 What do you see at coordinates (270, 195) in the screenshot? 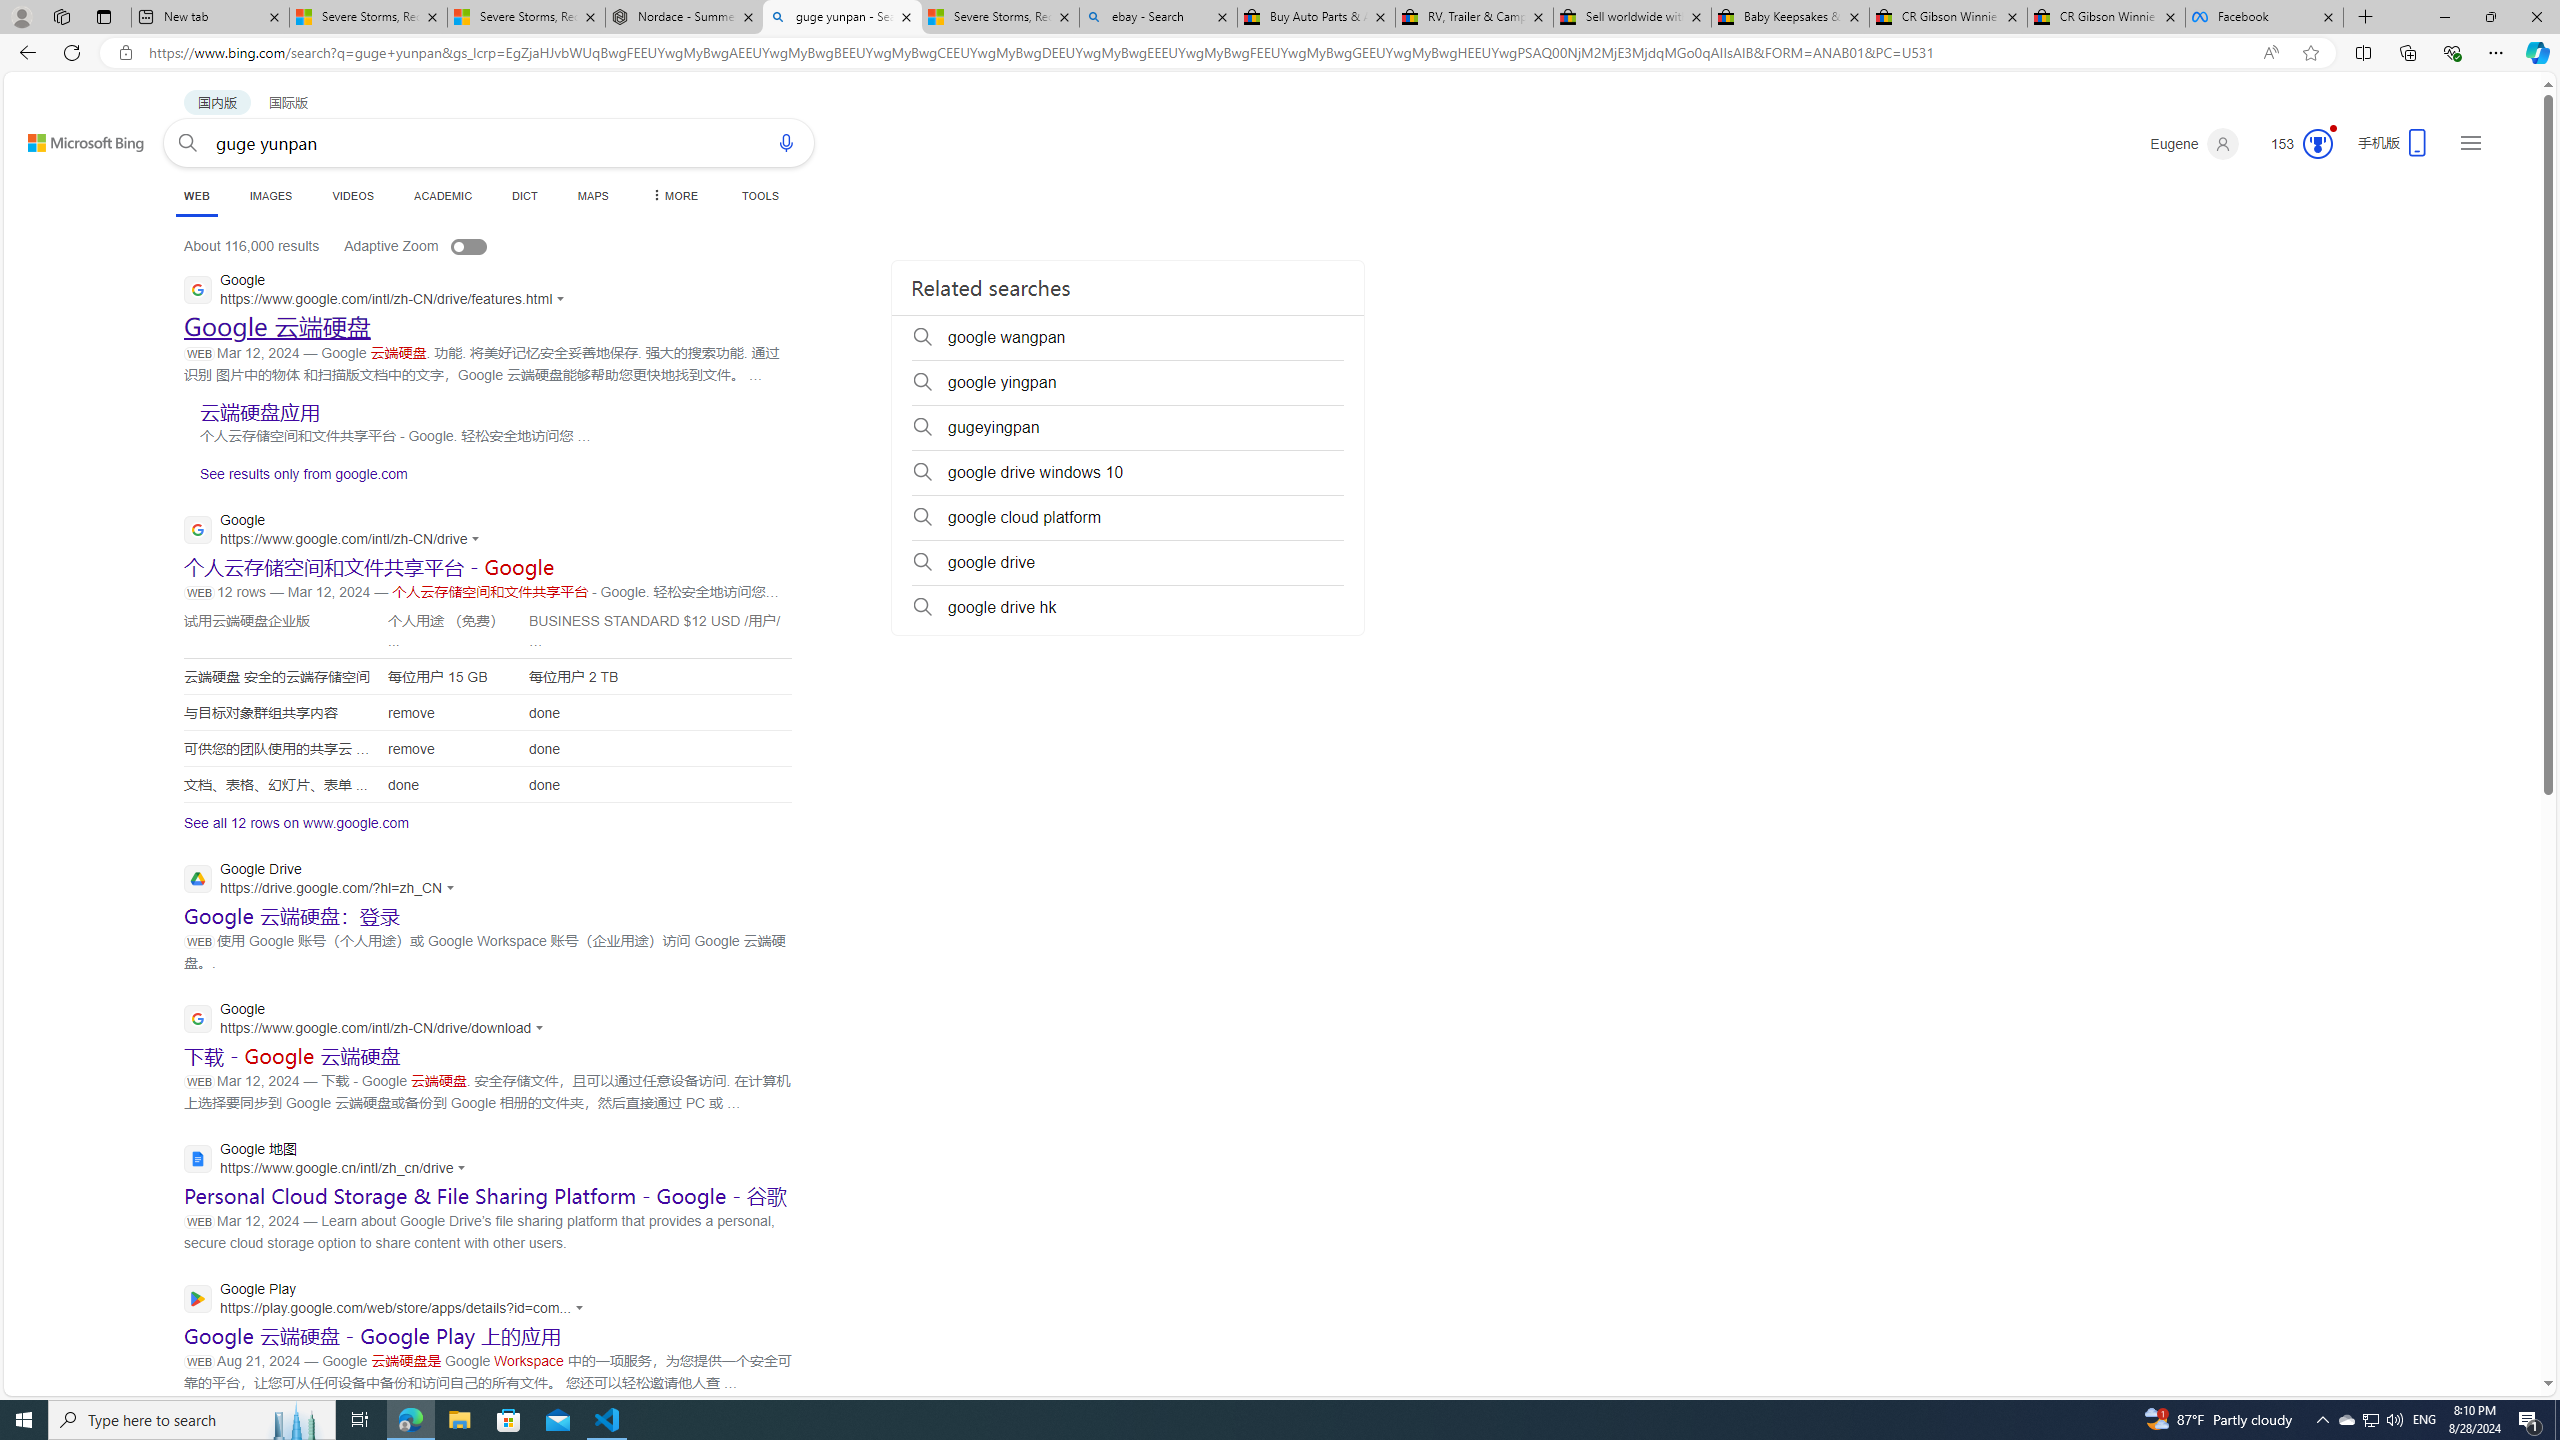
I see `'IMAGES'` at bounding box center [270, 195].